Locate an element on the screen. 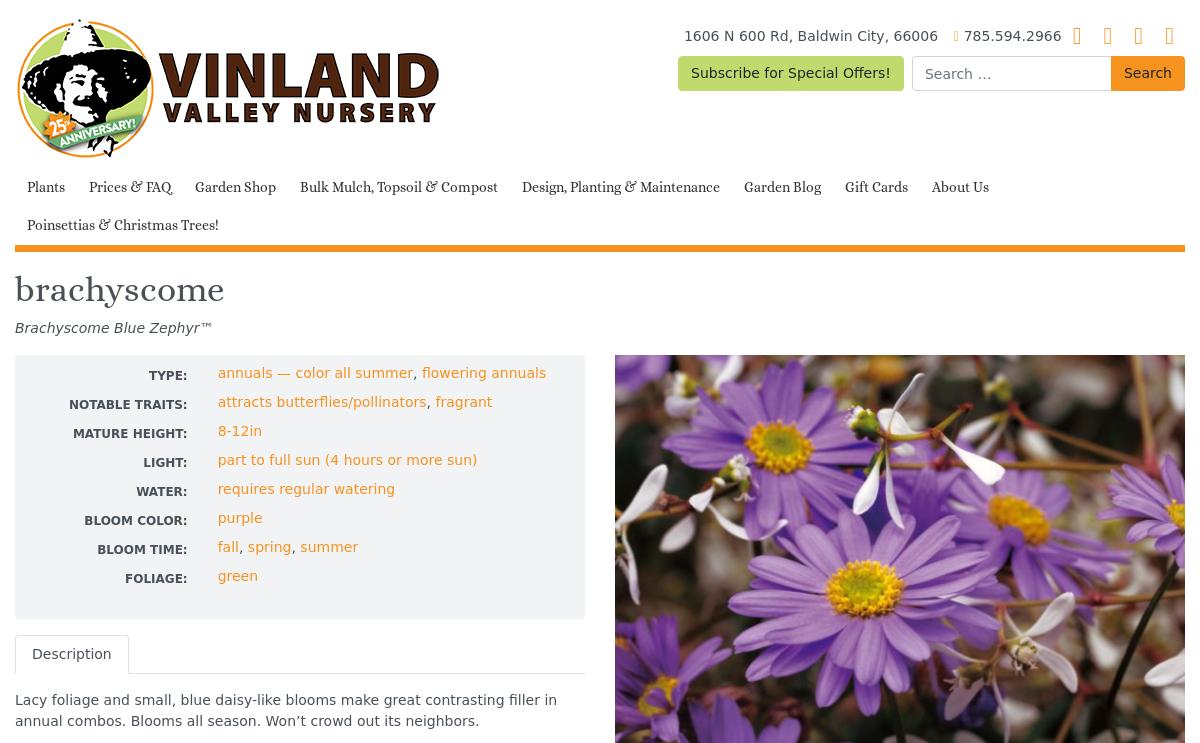 The height and width of the screenshot is (743, 1200). 'Subscribe for Special Offers!' is located at coordinates (690, 73).